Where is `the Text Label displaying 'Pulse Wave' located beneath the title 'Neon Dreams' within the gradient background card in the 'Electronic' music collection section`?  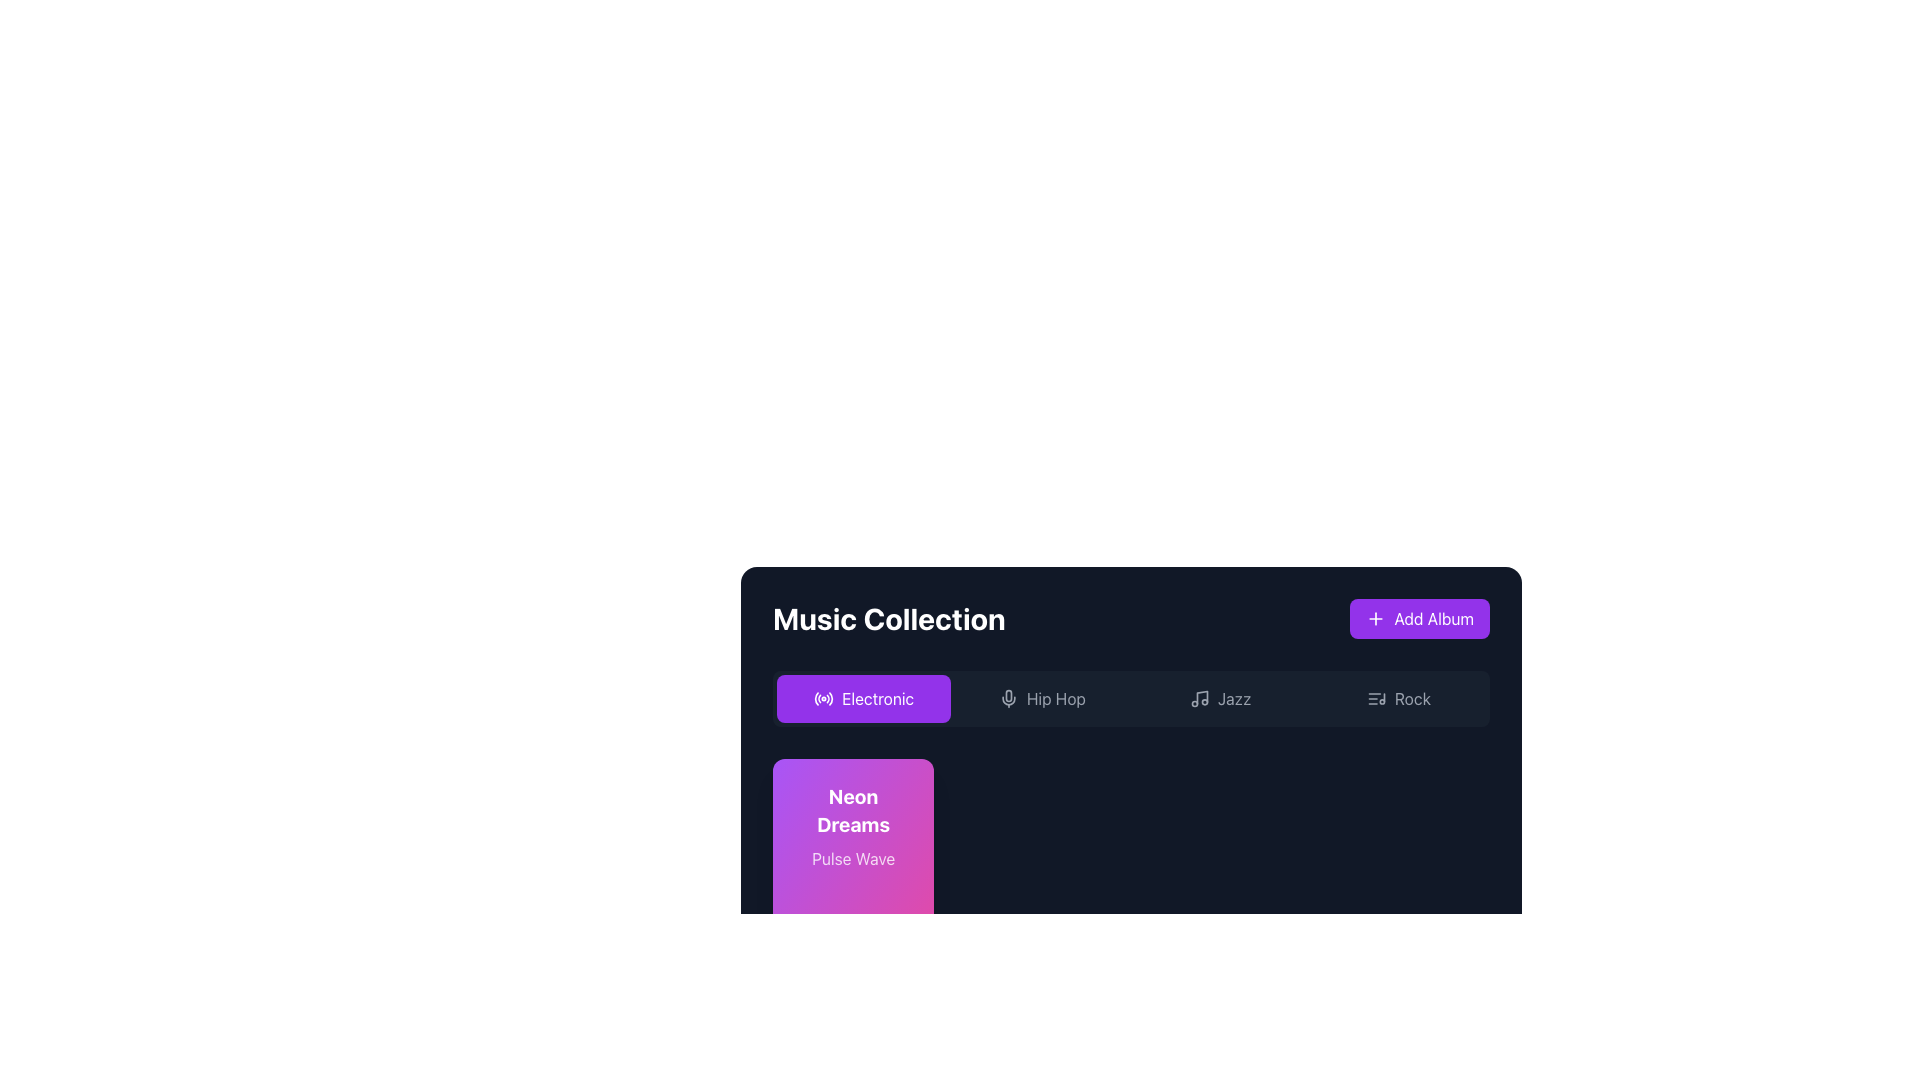 the Text Label displaying 'Pulse Wave' located beneath the title 'Neon Dreams' within the gradient background card in the 'Electronic' music collection section is located at coordinates (853, 858).